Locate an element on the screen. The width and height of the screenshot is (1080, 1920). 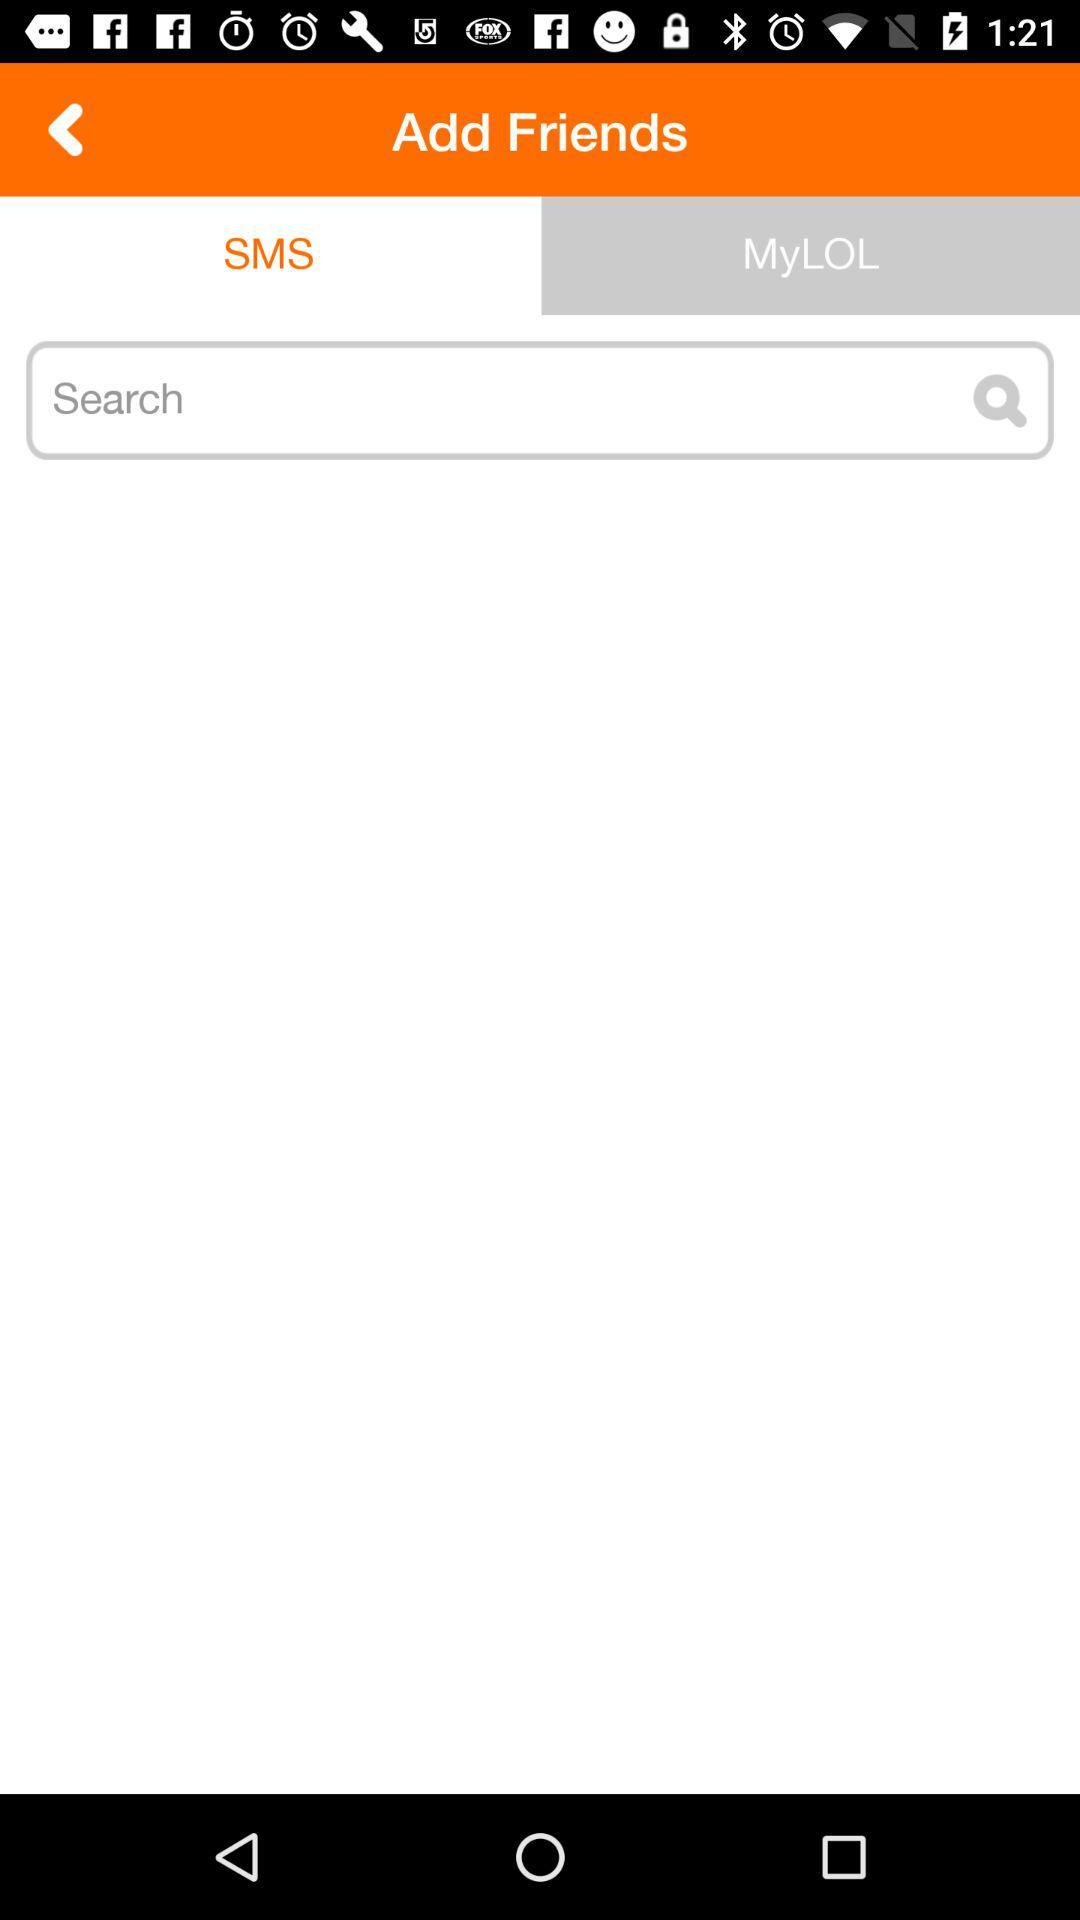
the arrow_backward icon is located at coordinates (65, 128).